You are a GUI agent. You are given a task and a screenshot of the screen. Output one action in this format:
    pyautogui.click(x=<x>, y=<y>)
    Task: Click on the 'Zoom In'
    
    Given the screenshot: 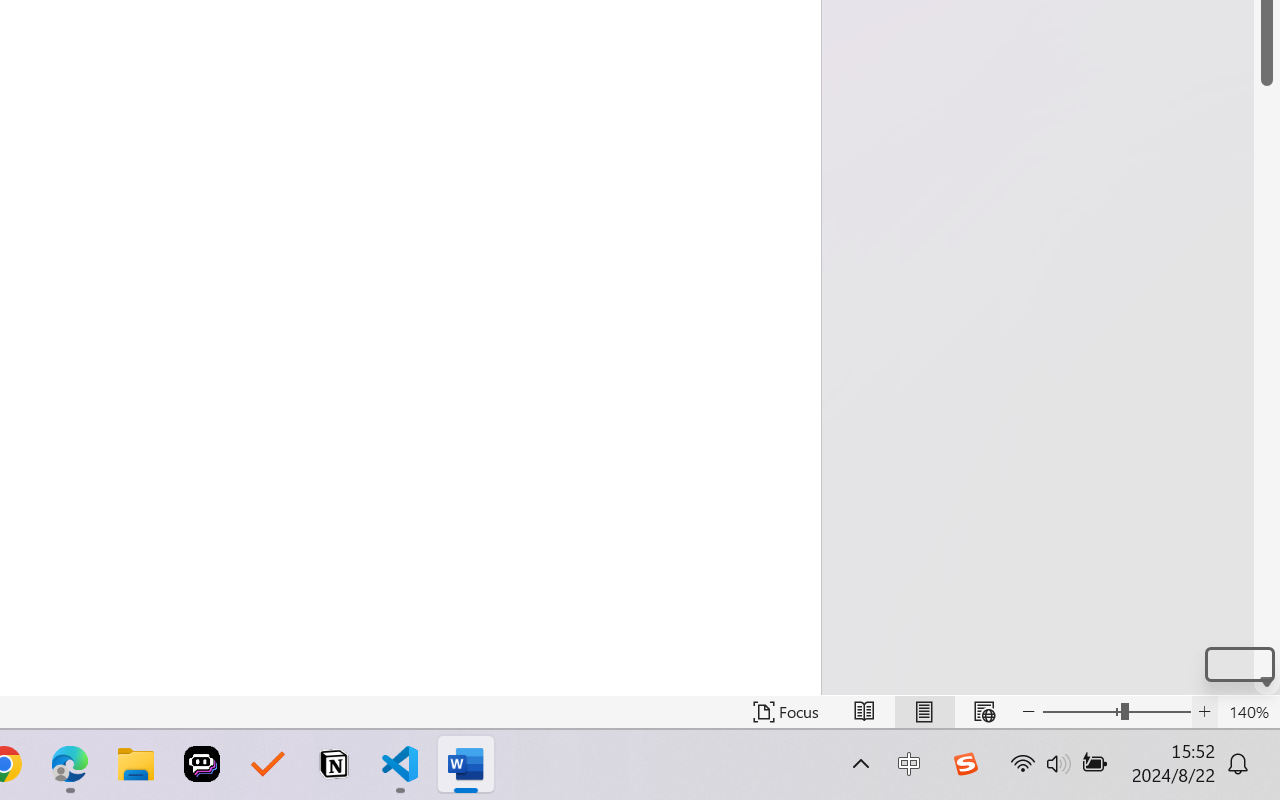 What is the action you would take?
    pyautogui.click(x=1204, y=711)
    